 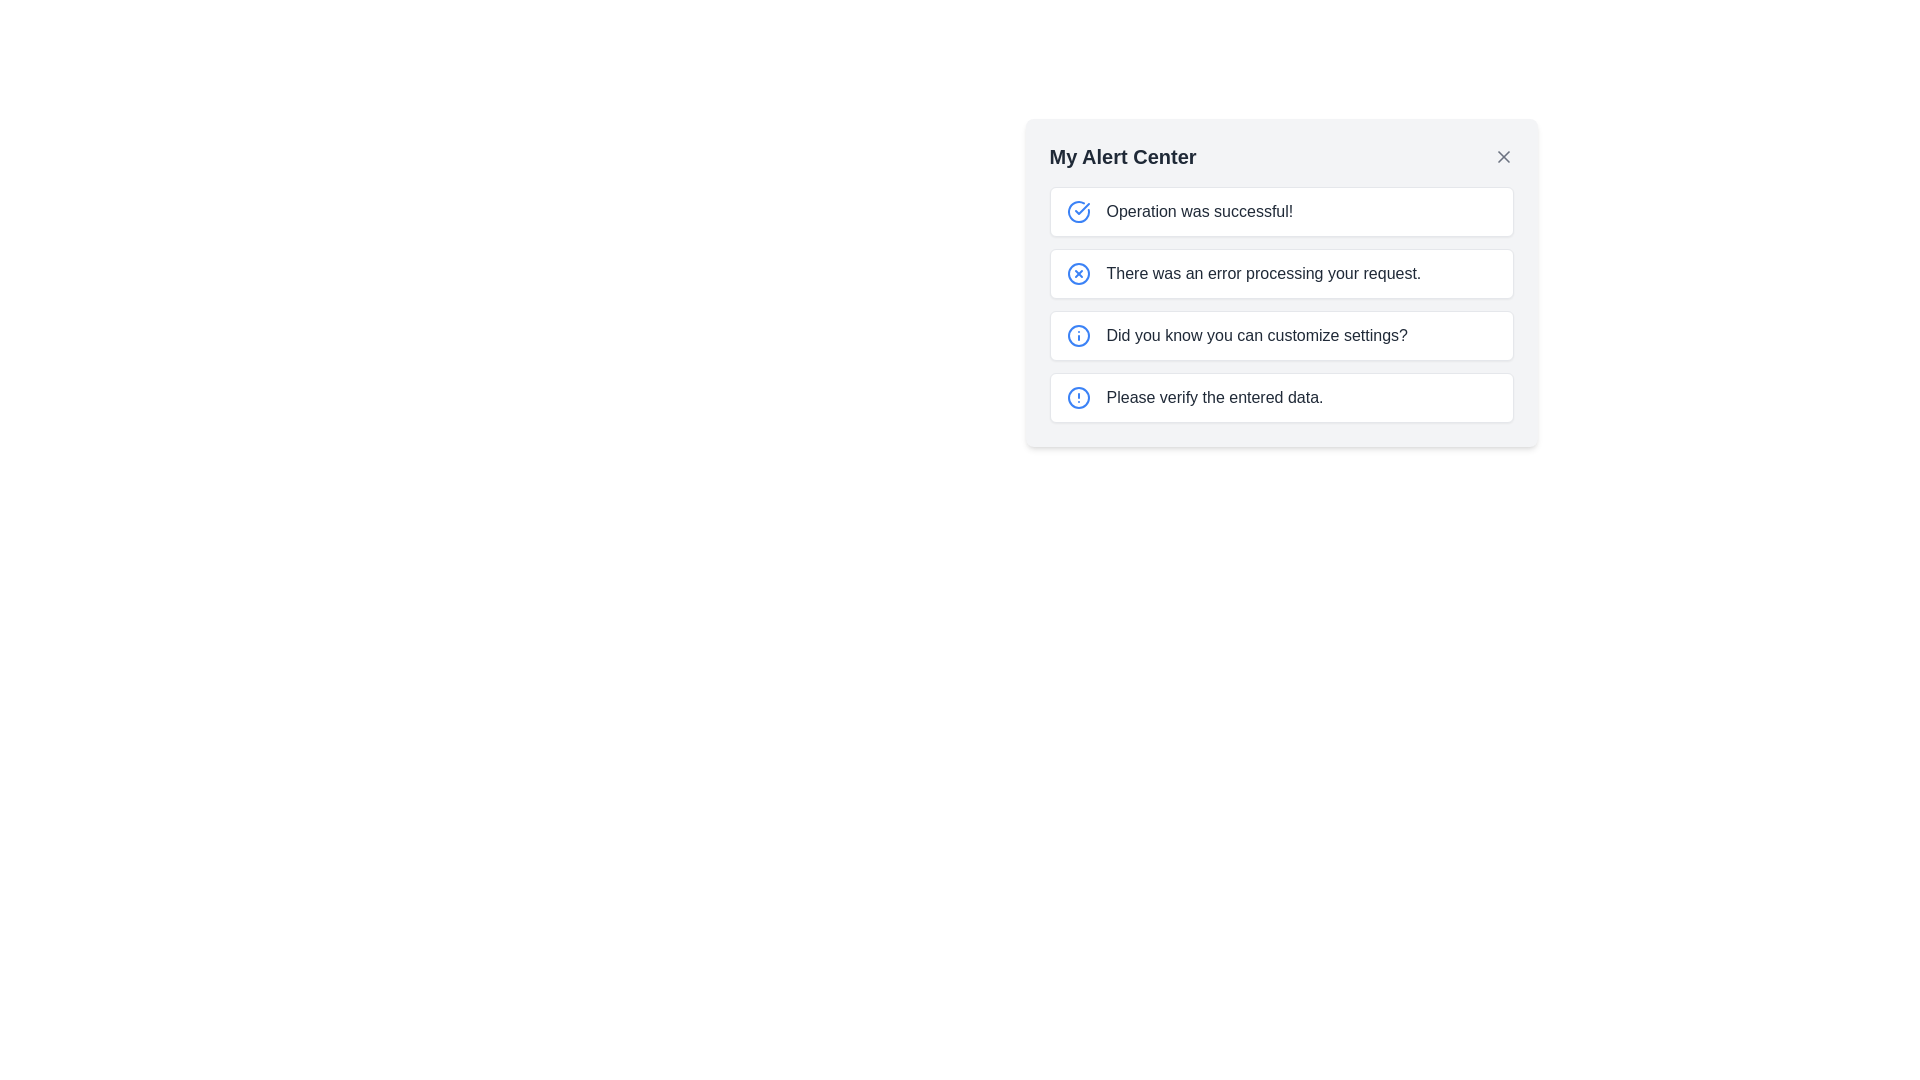 I want to click on the Informational card that contains the message 'Did you know you can customize settings?' in the 'My Alert Center' section, so click(x=1281, y=334).